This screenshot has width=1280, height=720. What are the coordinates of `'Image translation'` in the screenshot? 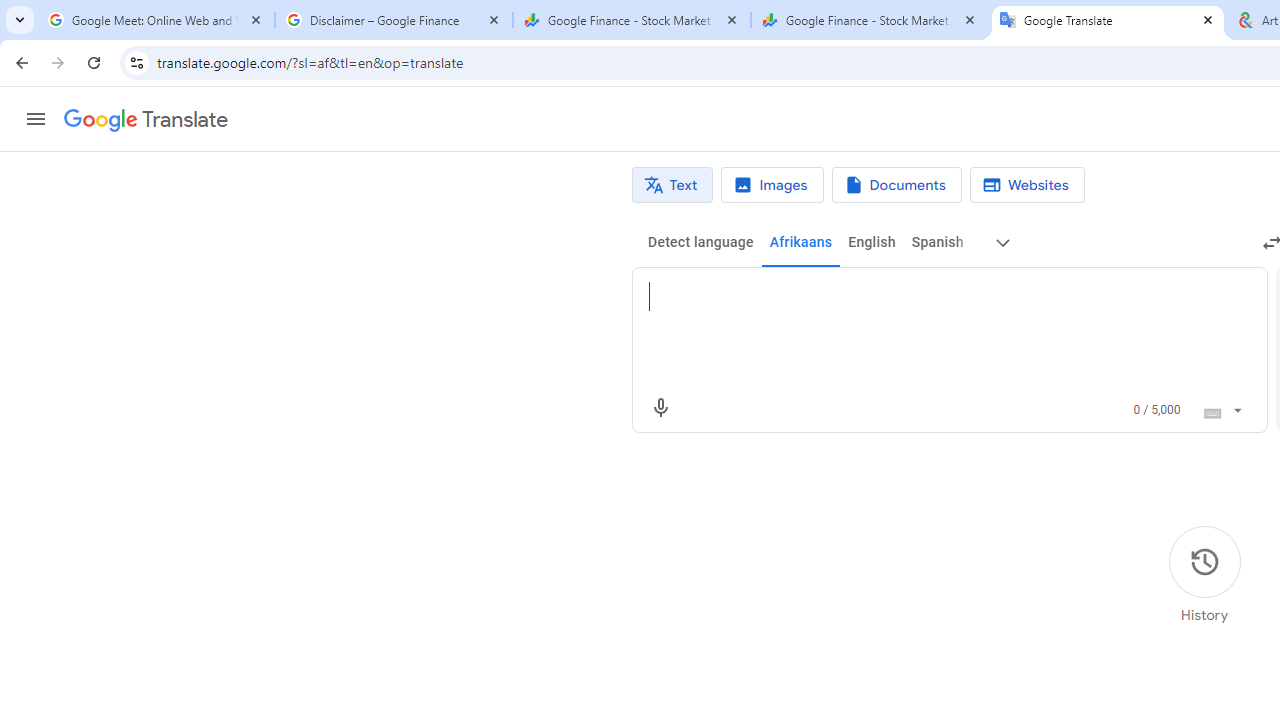 It's located at (771, 185).